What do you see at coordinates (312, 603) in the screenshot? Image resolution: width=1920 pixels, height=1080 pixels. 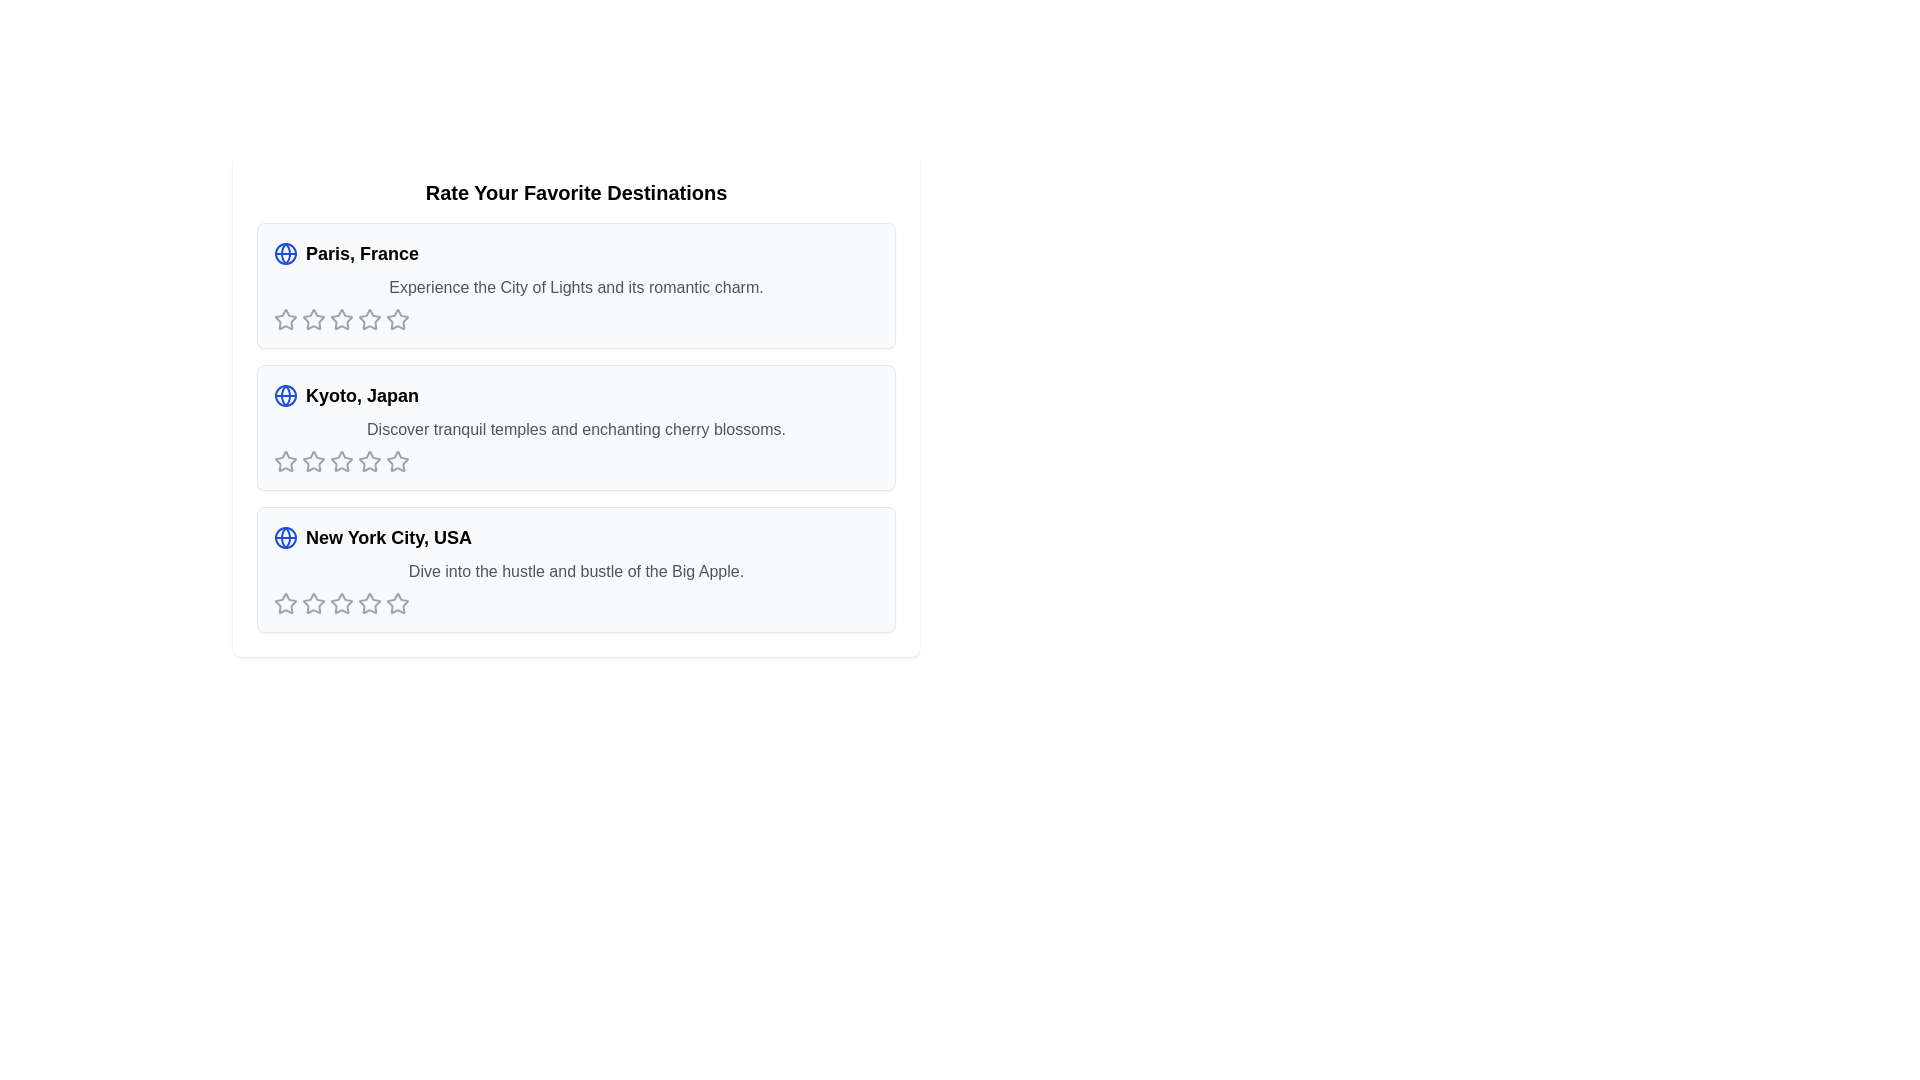 I see `the second star in the five-star rating row for 'New York City, USA' to trigger the interactive effect` at bounding box center [312, 603].